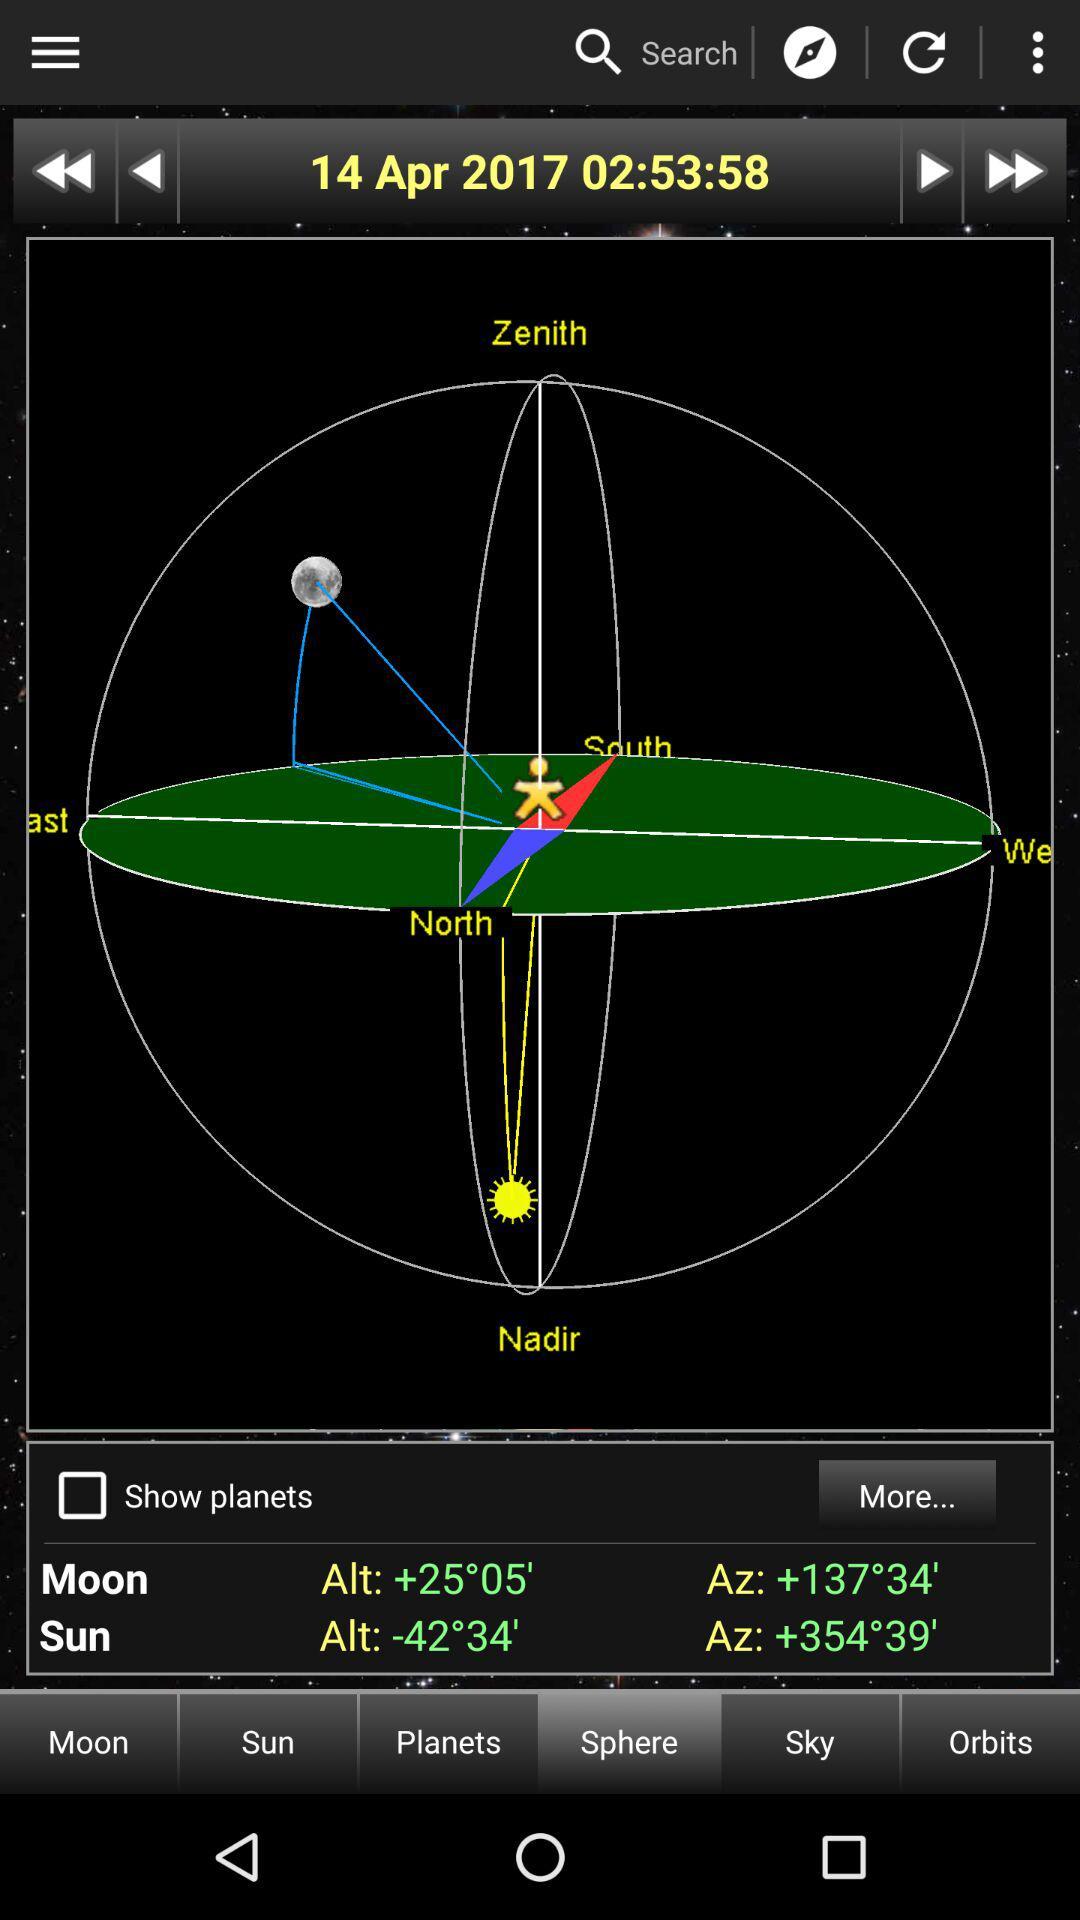 Image resolution: width=1080 pixels, height=1920 pixels. Describe the element at coordinates (444, 171) in the screenshot. I see `icon next to the 02:53:58 app` at that location.